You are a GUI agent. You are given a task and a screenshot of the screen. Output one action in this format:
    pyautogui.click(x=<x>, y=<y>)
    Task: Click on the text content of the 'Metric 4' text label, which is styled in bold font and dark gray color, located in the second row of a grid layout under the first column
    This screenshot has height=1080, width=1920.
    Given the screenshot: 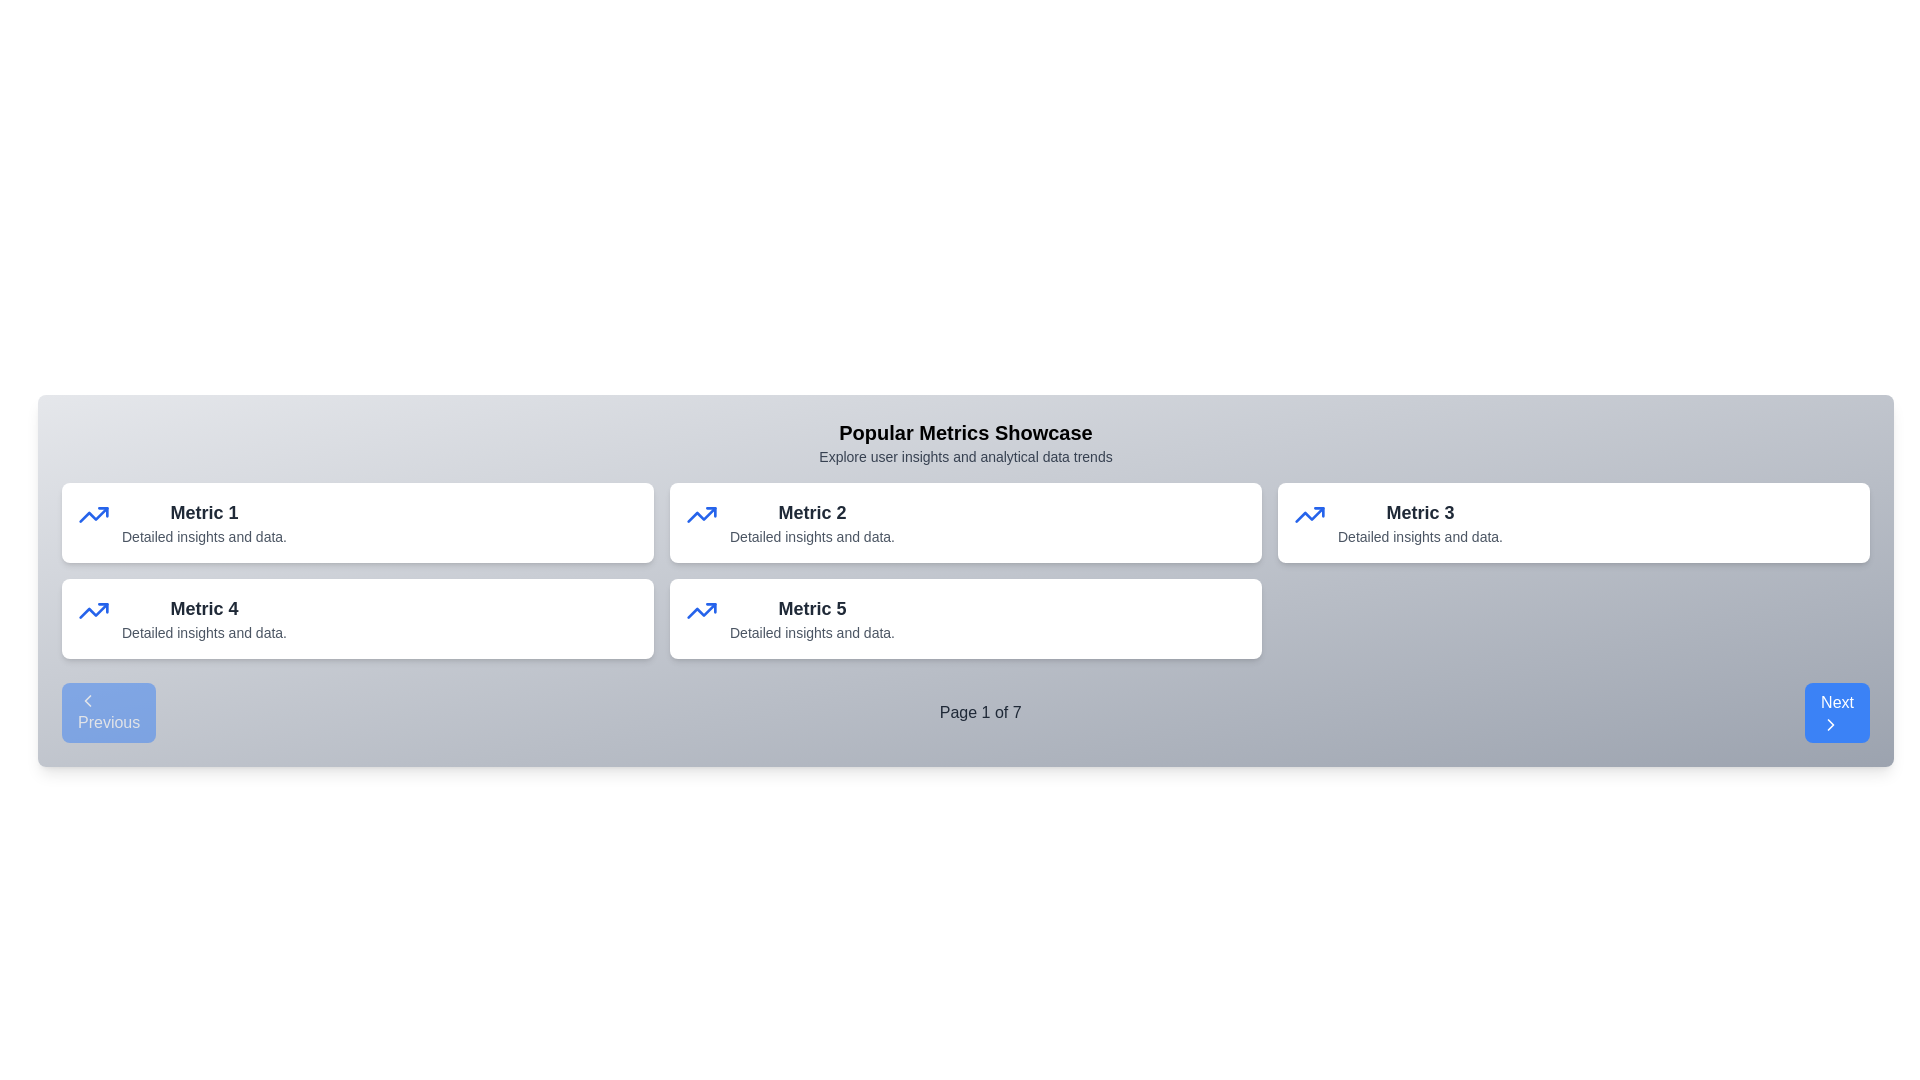 What is the action you would take?
    pyautogui.click(x=204, y=608)
    